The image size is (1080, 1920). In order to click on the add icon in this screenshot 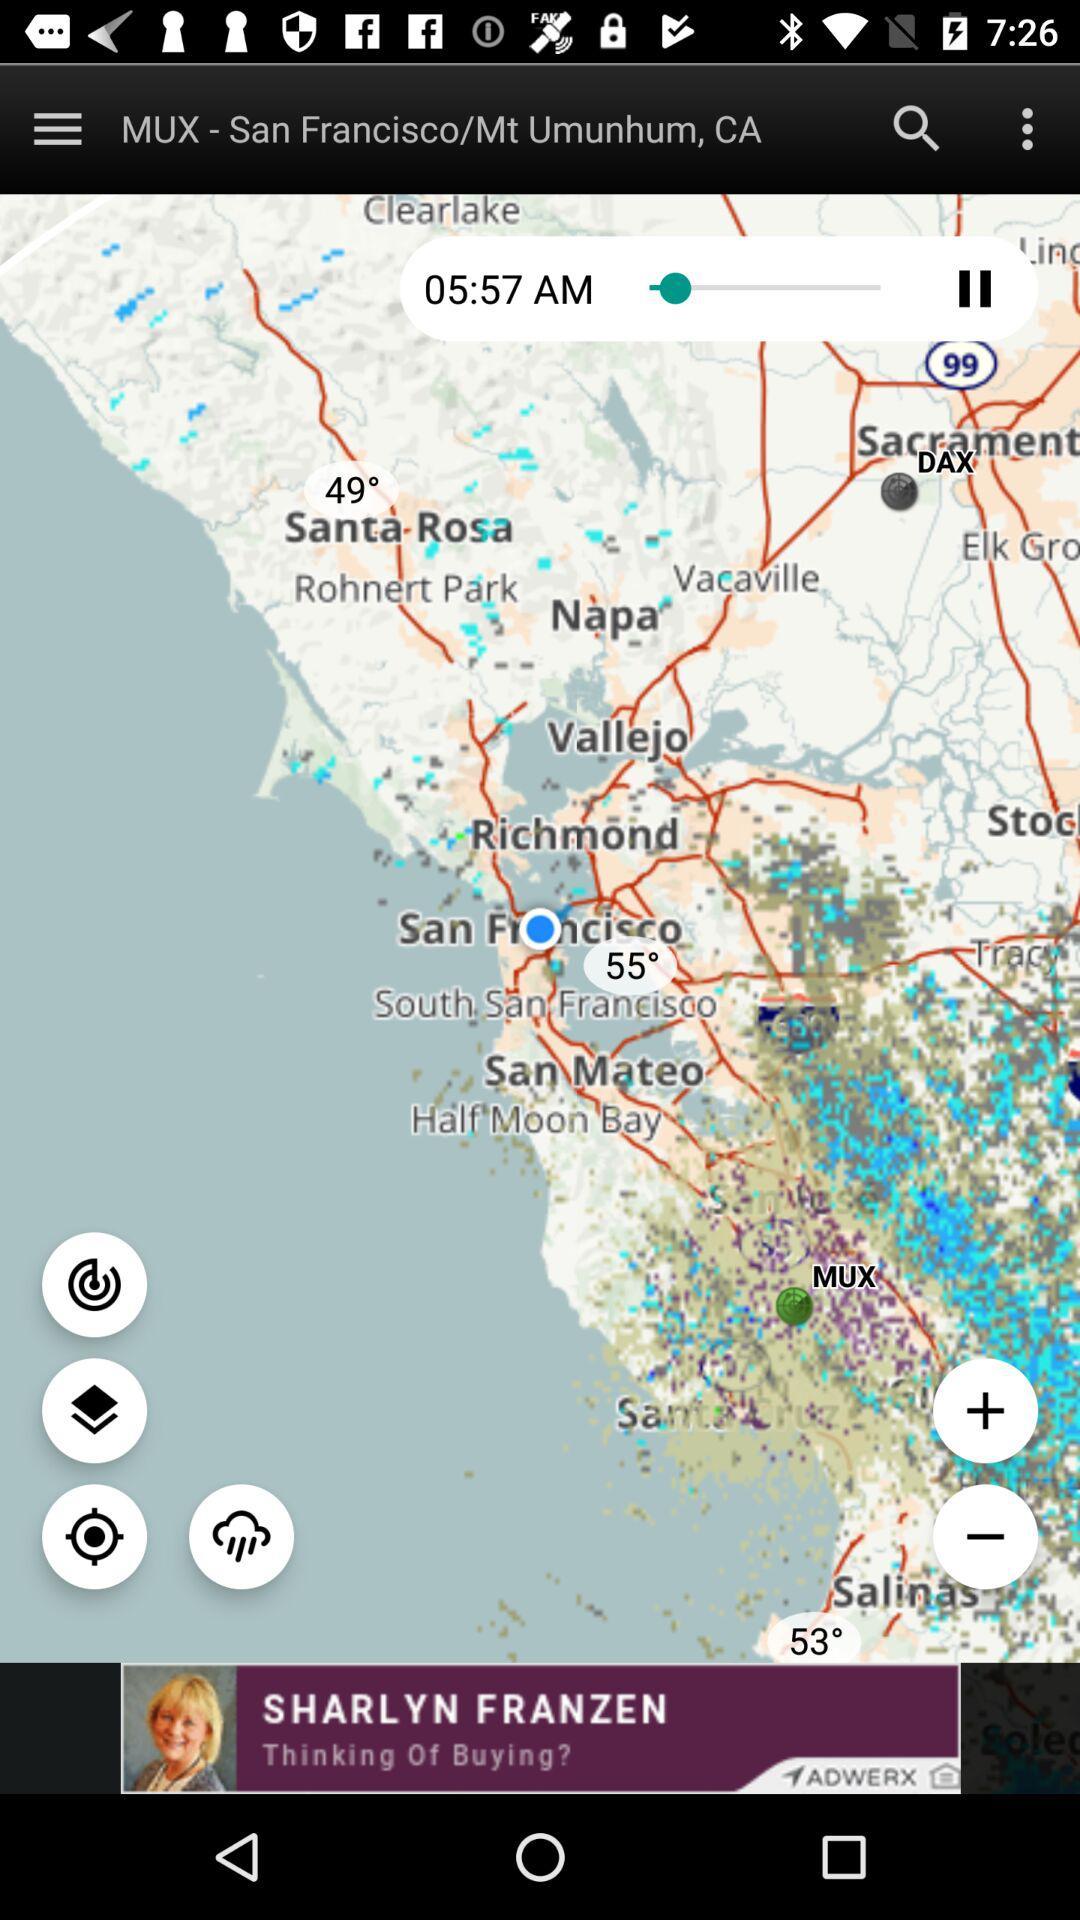, I will do `click(984, 1409)`.